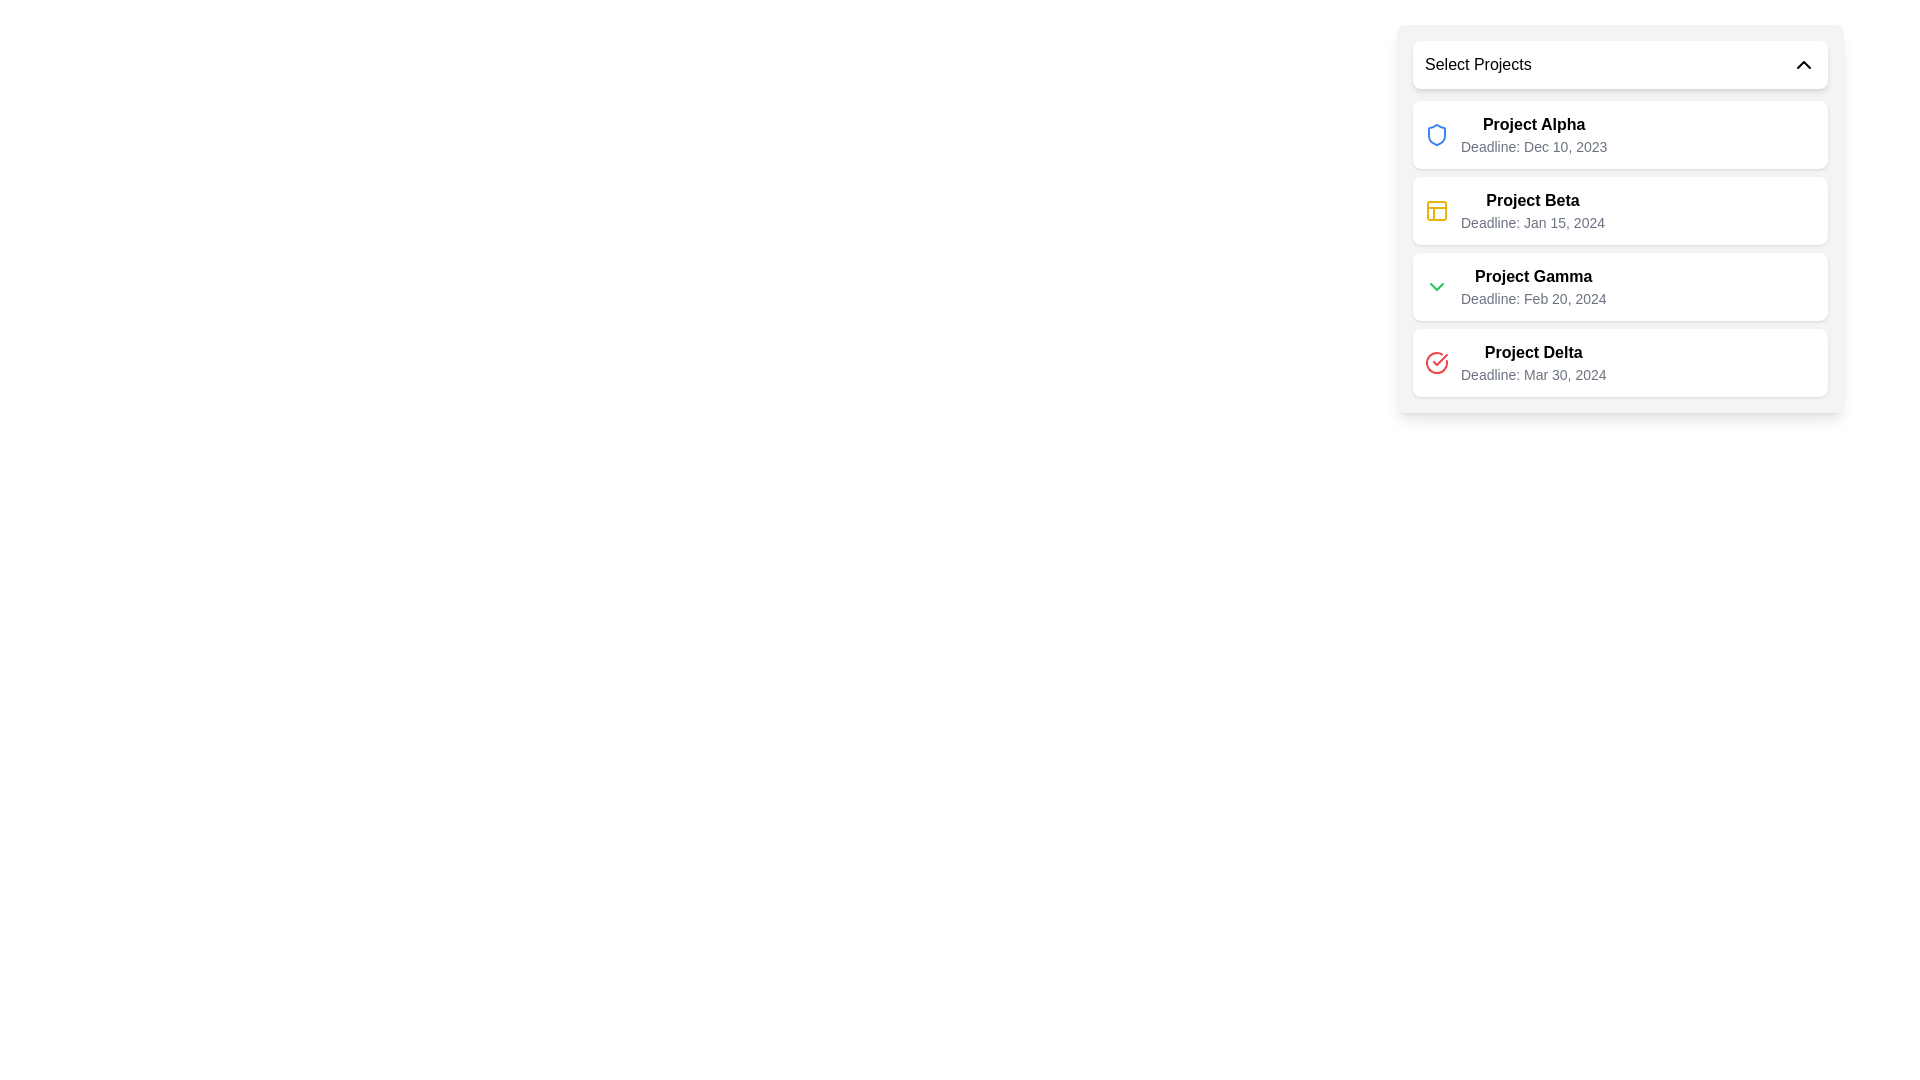  Describe the element at coordinates (1620, 211) in the screenshot. I see `the project list item representing 'Project Beta', which is the second item in the project list` at that location.